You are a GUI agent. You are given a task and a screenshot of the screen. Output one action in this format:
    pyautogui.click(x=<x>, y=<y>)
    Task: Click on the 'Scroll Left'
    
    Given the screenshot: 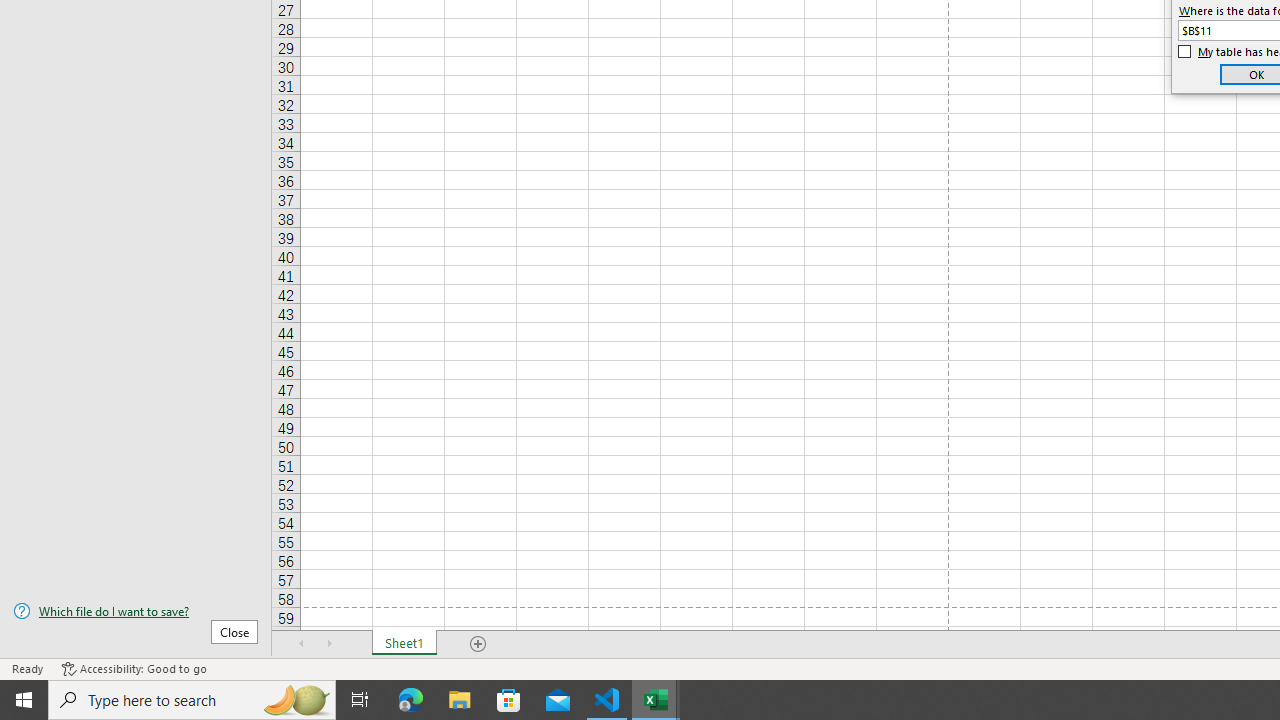 What is the action you would take?
    pyautogui.click(x=301, y=644)
    